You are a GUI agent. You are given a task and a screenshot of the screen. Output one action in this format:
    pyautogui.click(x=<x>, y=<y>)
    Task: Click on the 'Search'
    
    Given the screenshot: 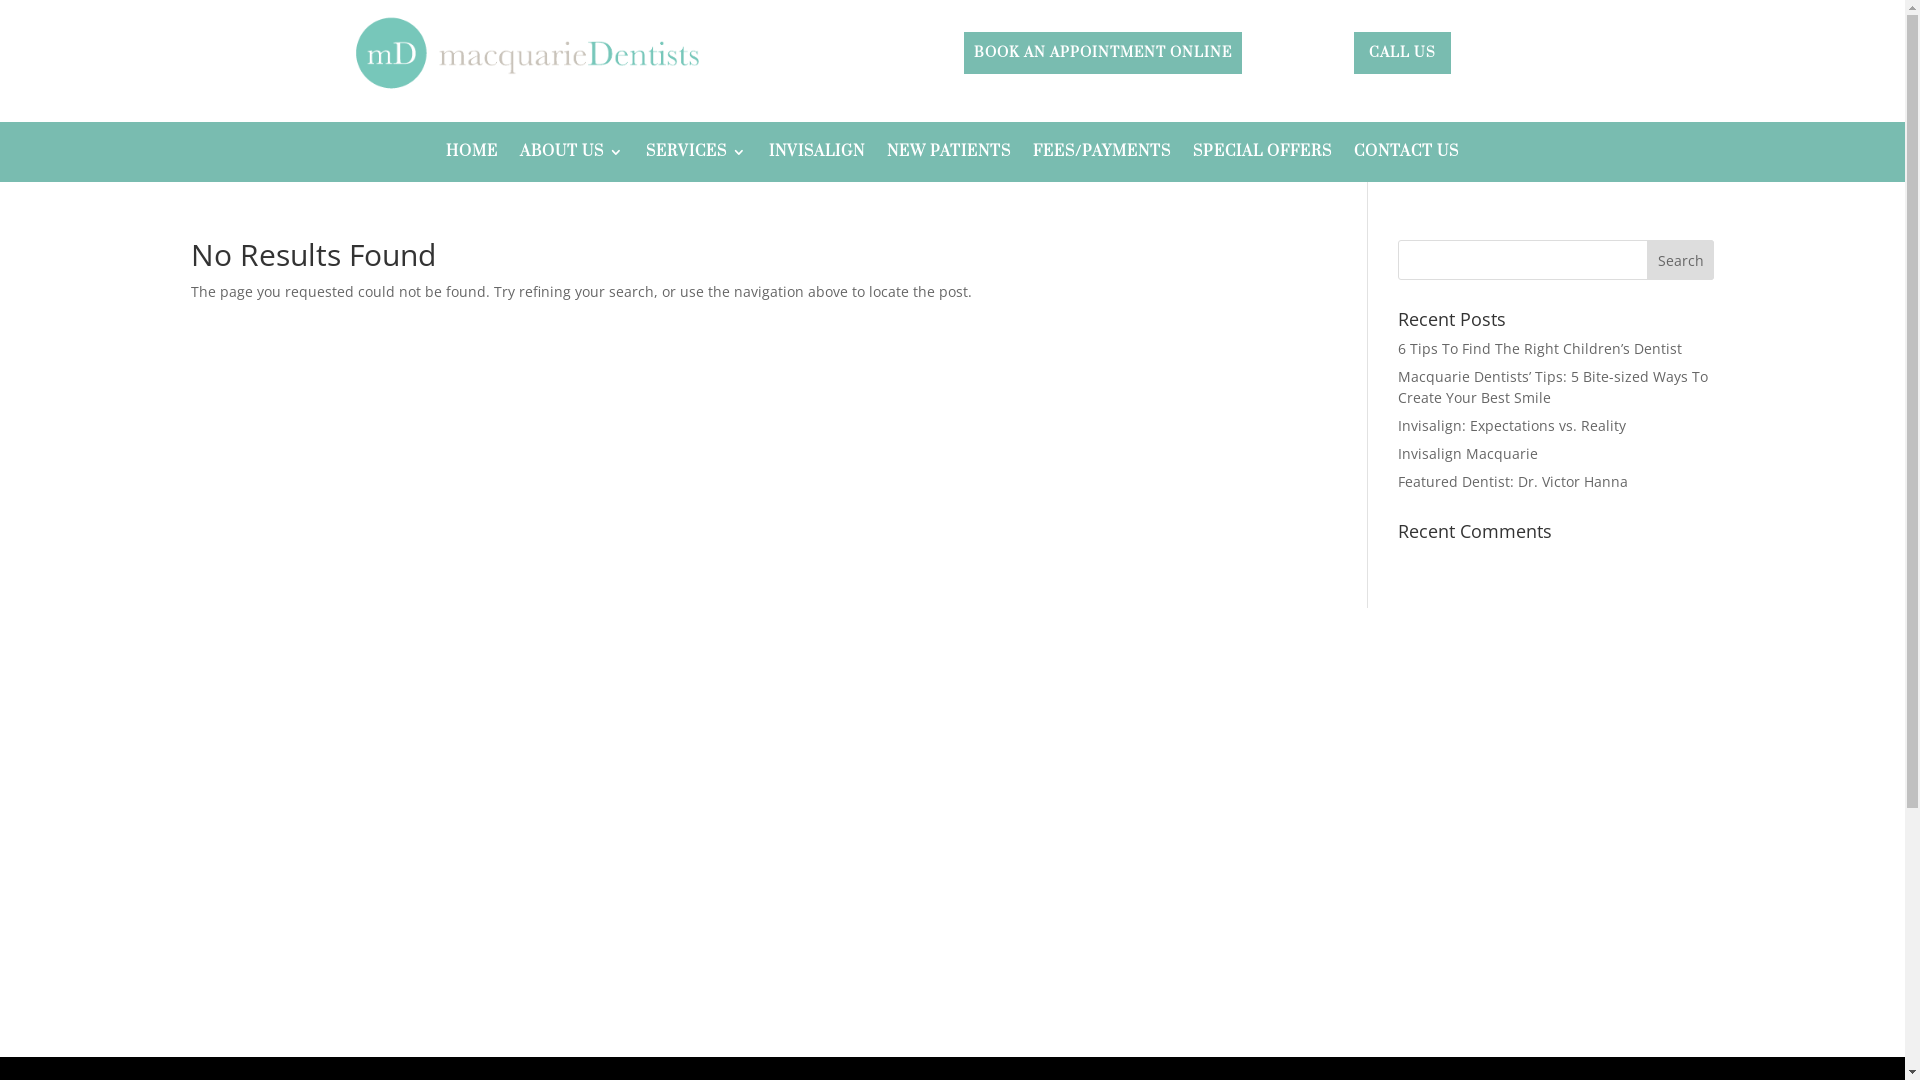 What is the action you would take?
    pyautogui.click(x=1680, y=258)
    